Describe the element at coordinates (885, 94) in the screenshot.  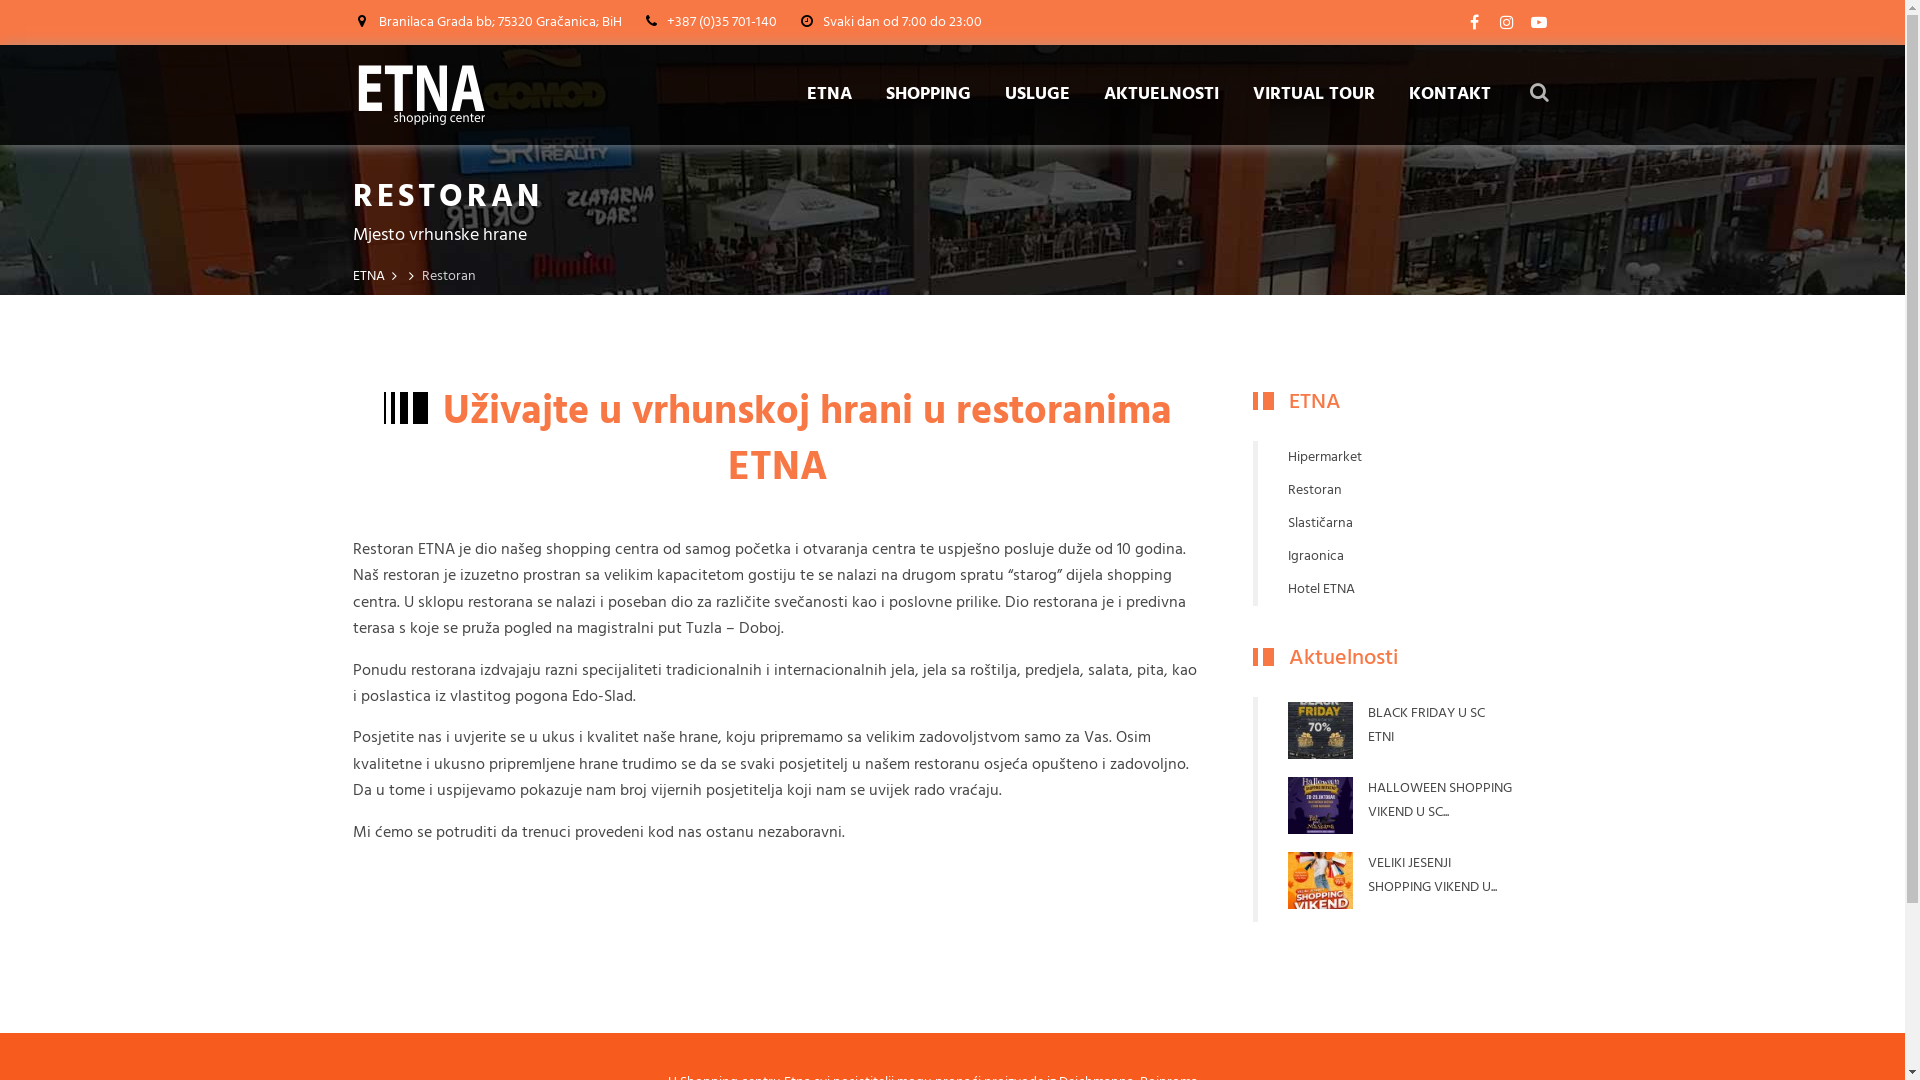
I see `'SHOPPING'` at that location.